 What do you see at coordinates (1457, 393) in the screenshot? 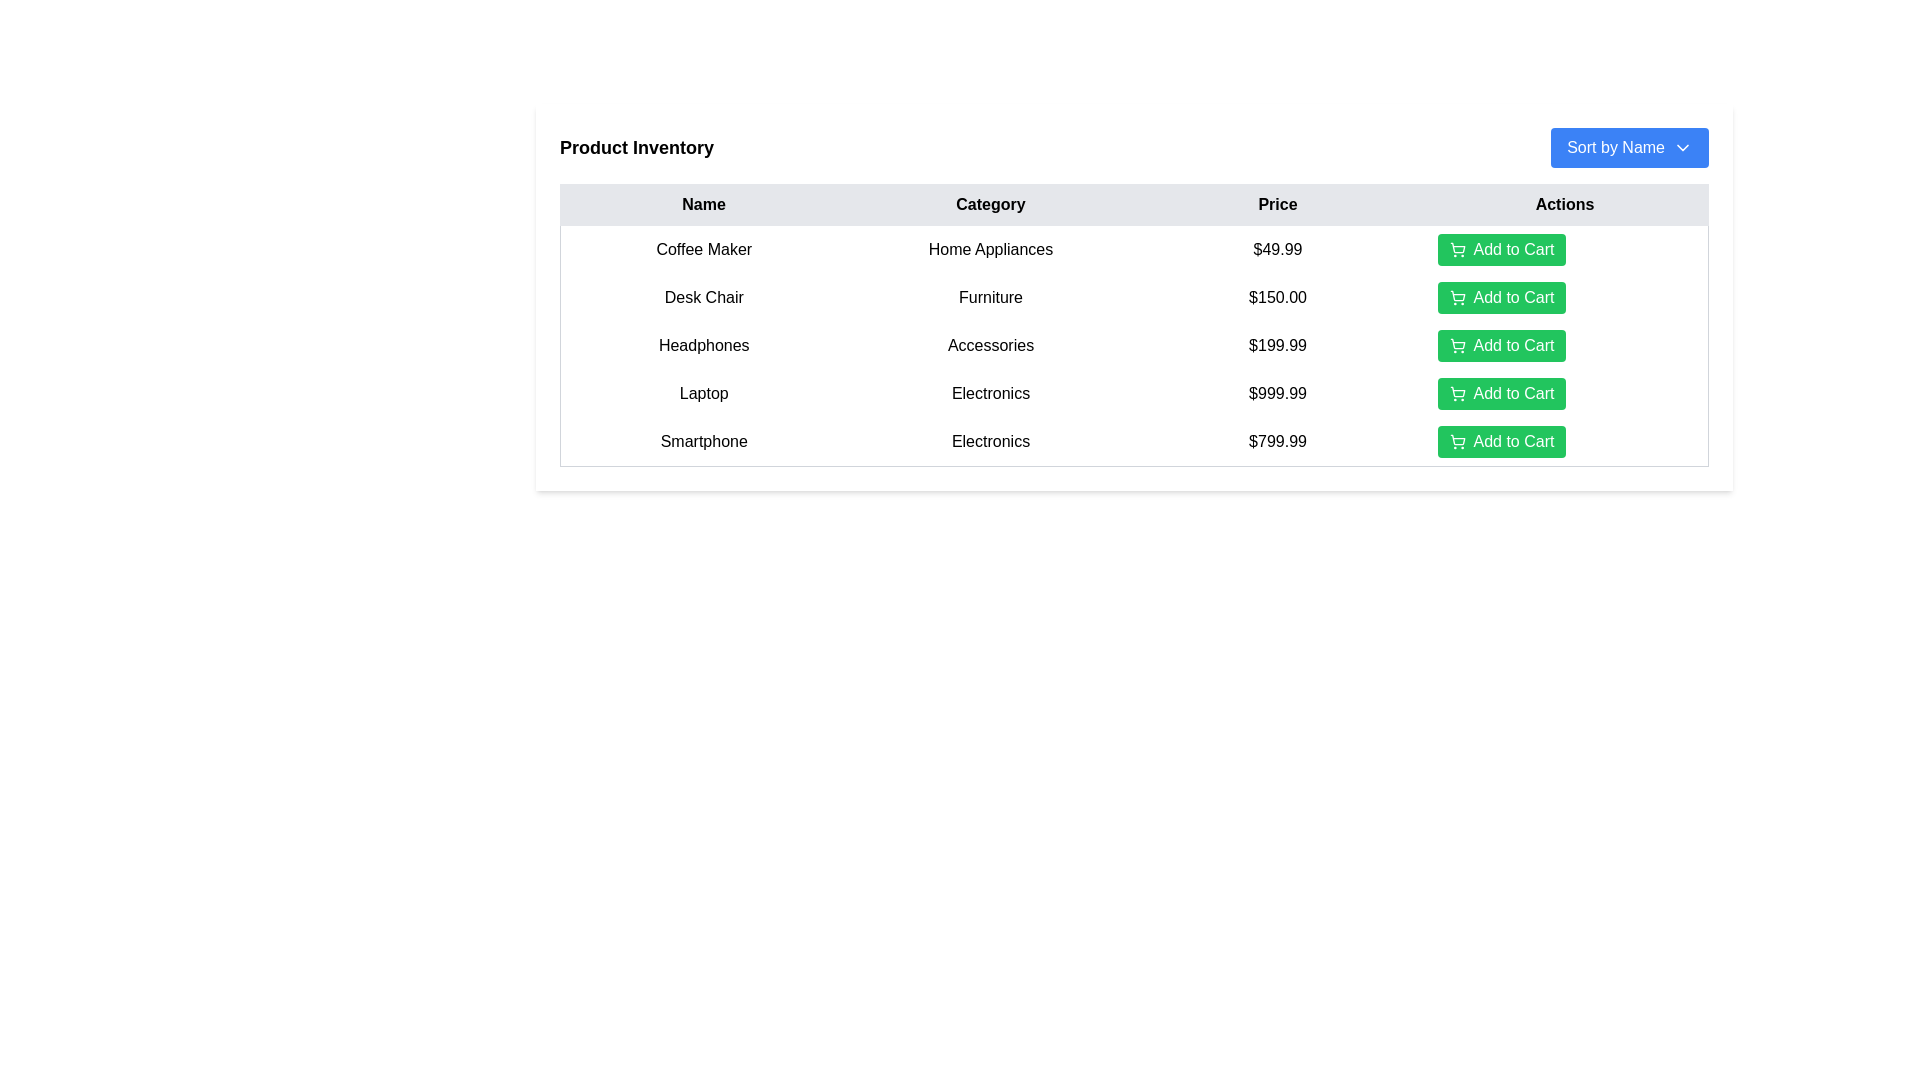
I see `the 'Add to Cart' icon for the Laptop product located in the fourth row of the 'Product Inventory' table` at bounding box center [1457, 393].